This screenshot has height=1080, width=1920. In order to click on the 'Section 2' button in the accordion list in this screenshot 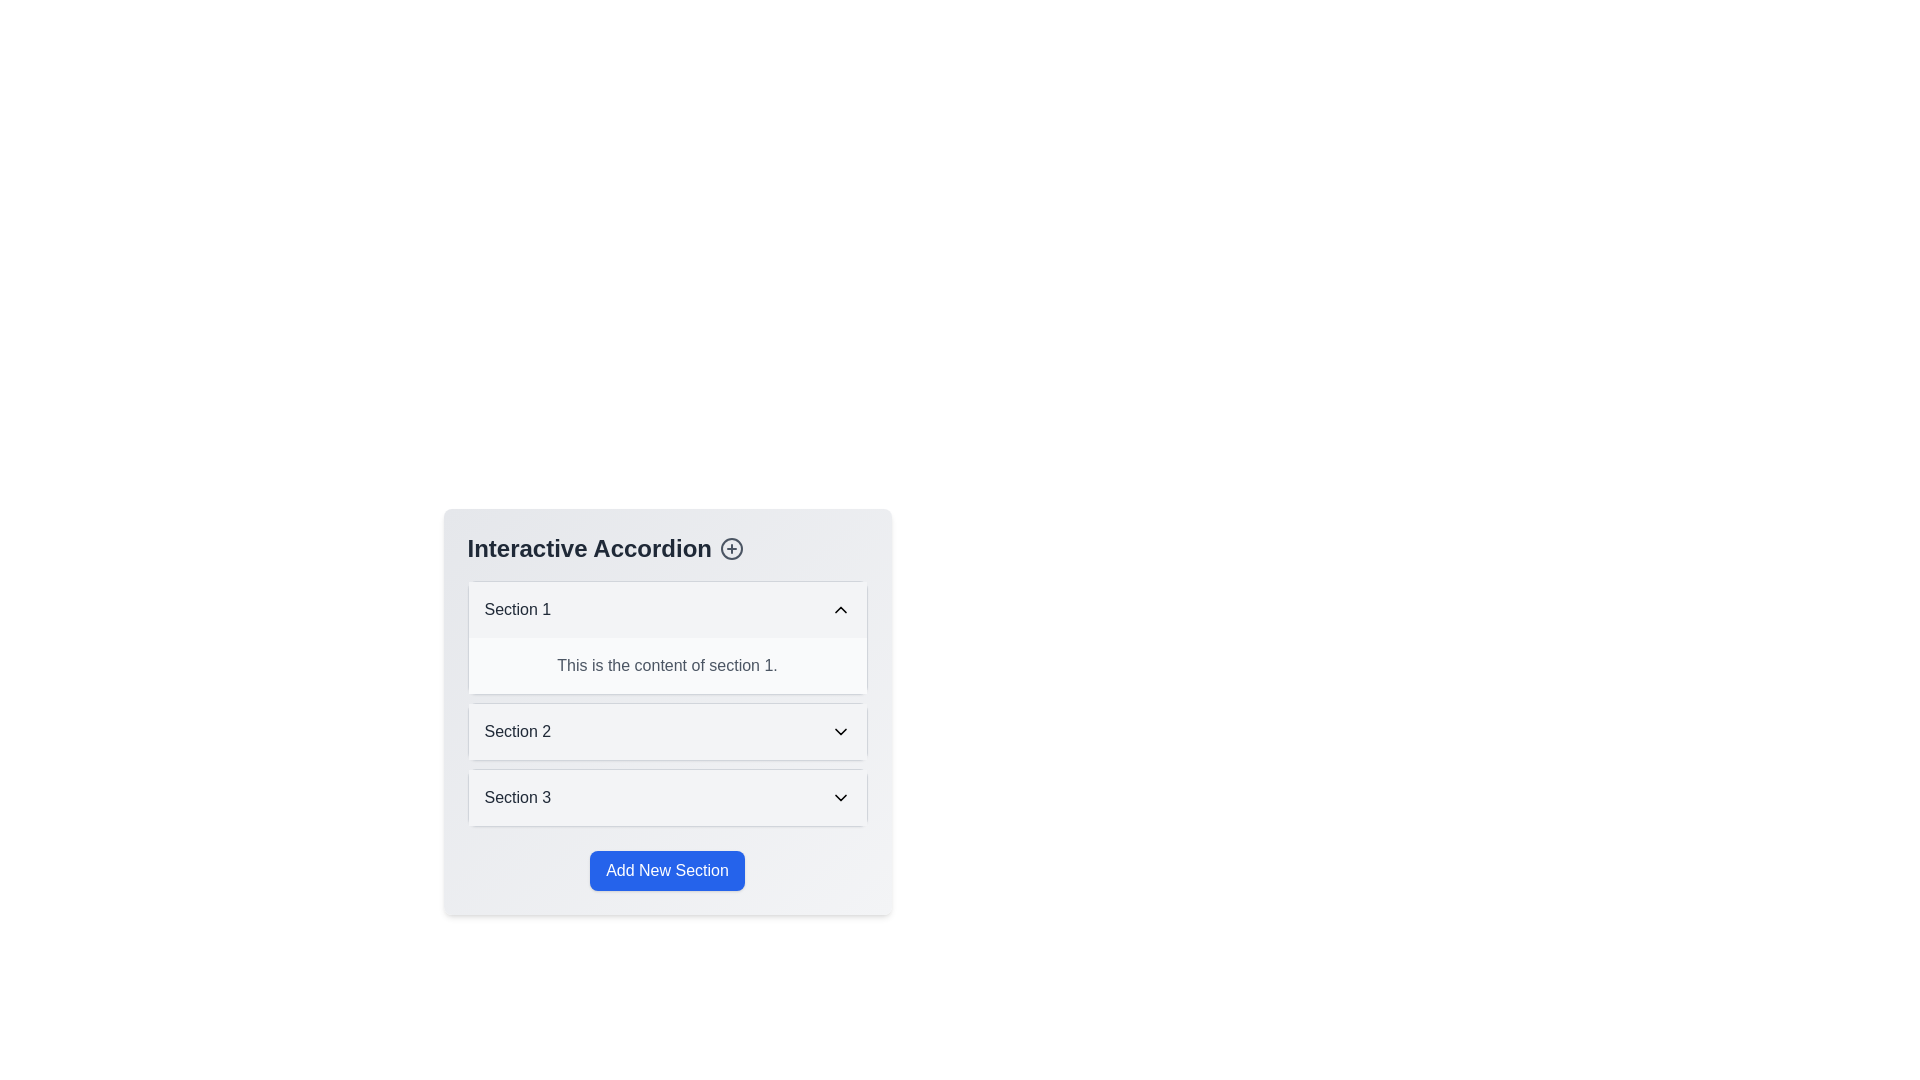, I will do `click(667, 732)`.